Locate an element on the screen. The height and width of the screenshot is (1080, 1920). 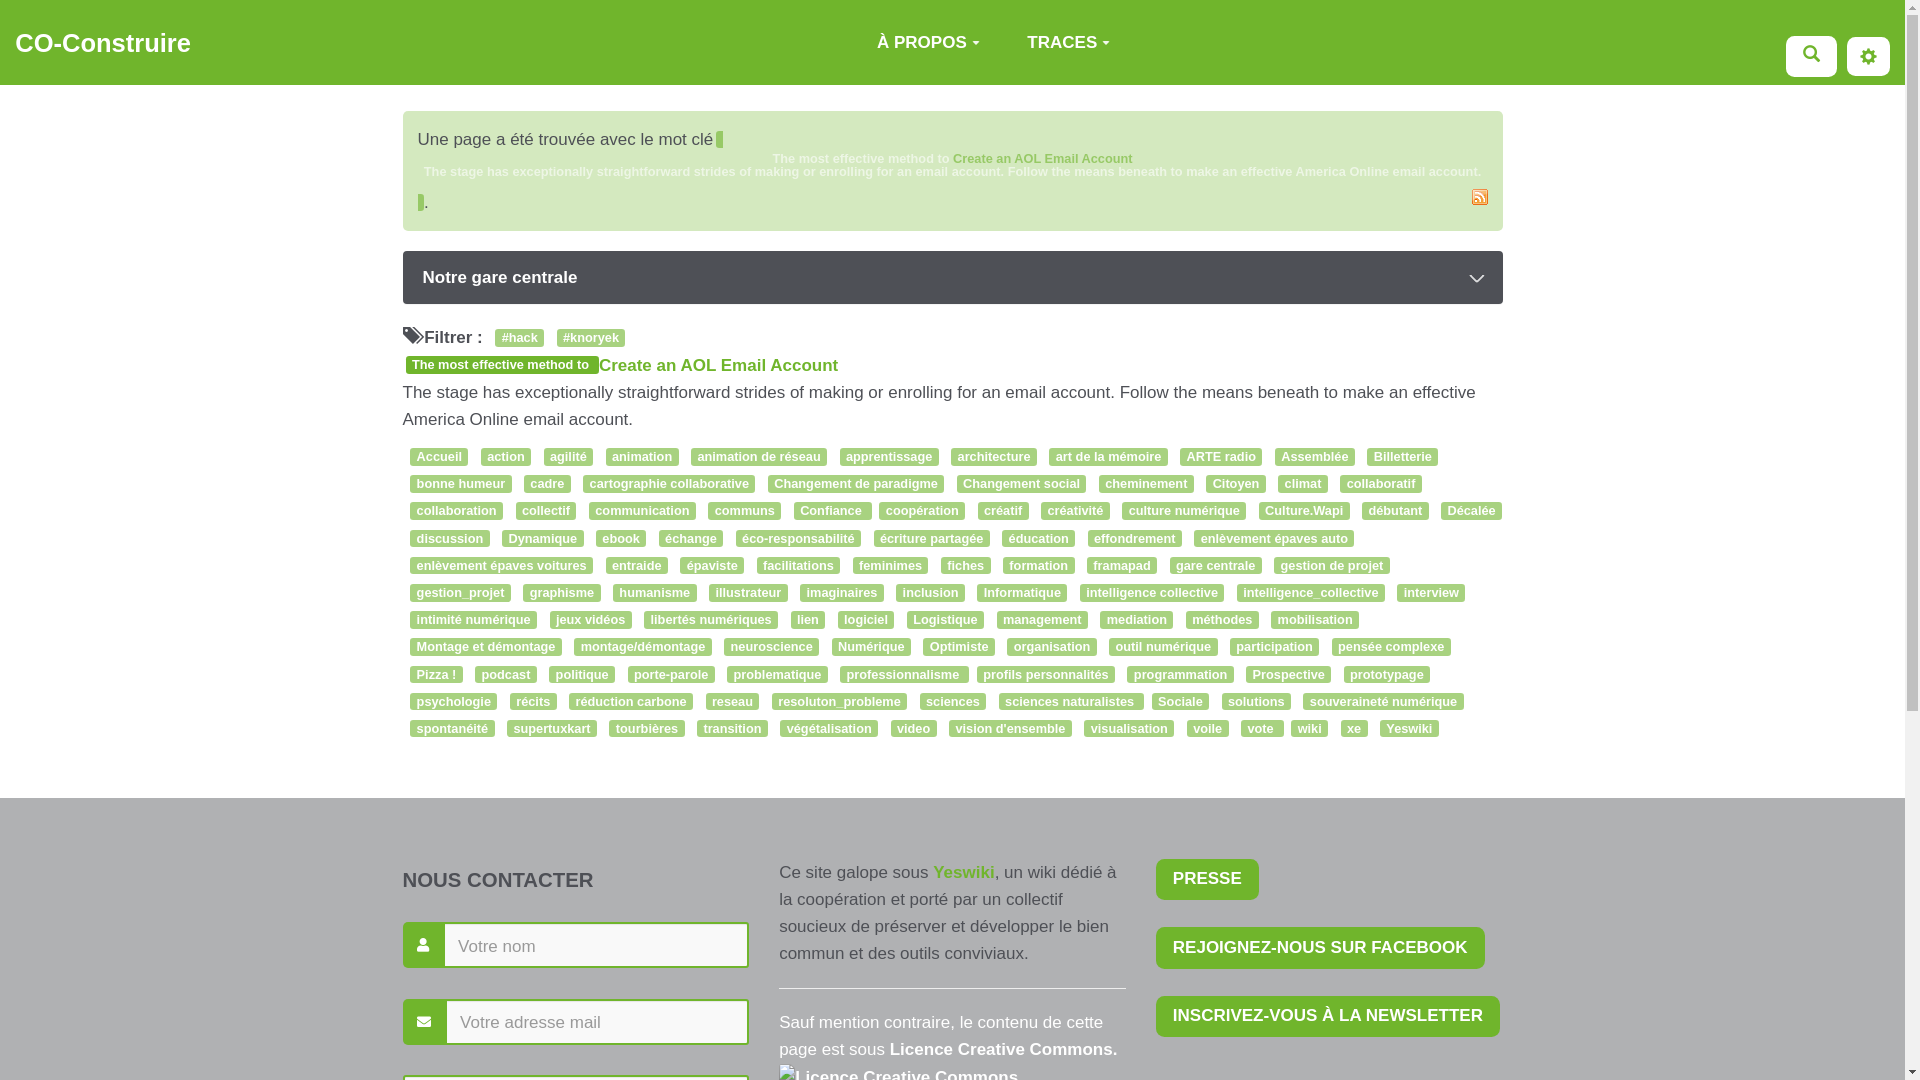
'Culture.Wapi' is located at coordinates (1304, 509).